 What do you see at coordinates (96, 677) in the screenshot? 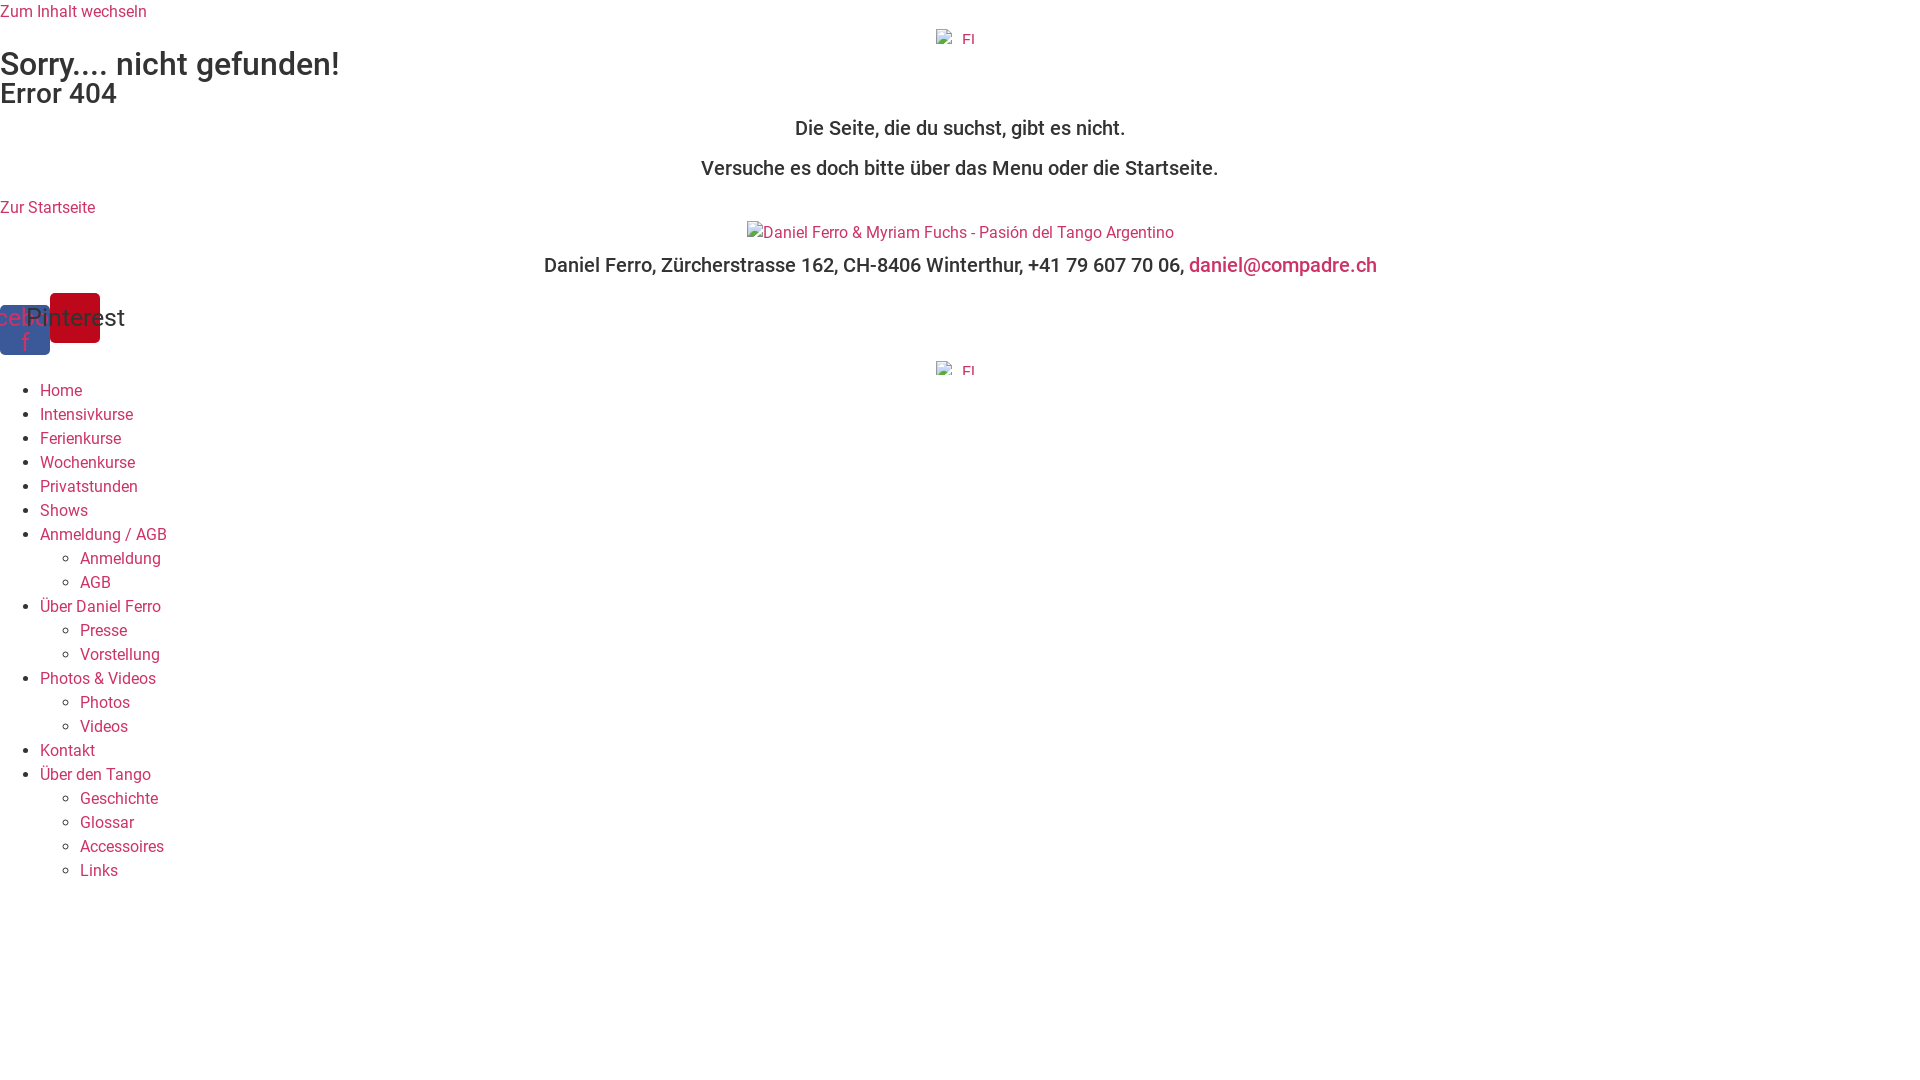
I see `'Photos & Videos'` at bounding box center [96, 677].